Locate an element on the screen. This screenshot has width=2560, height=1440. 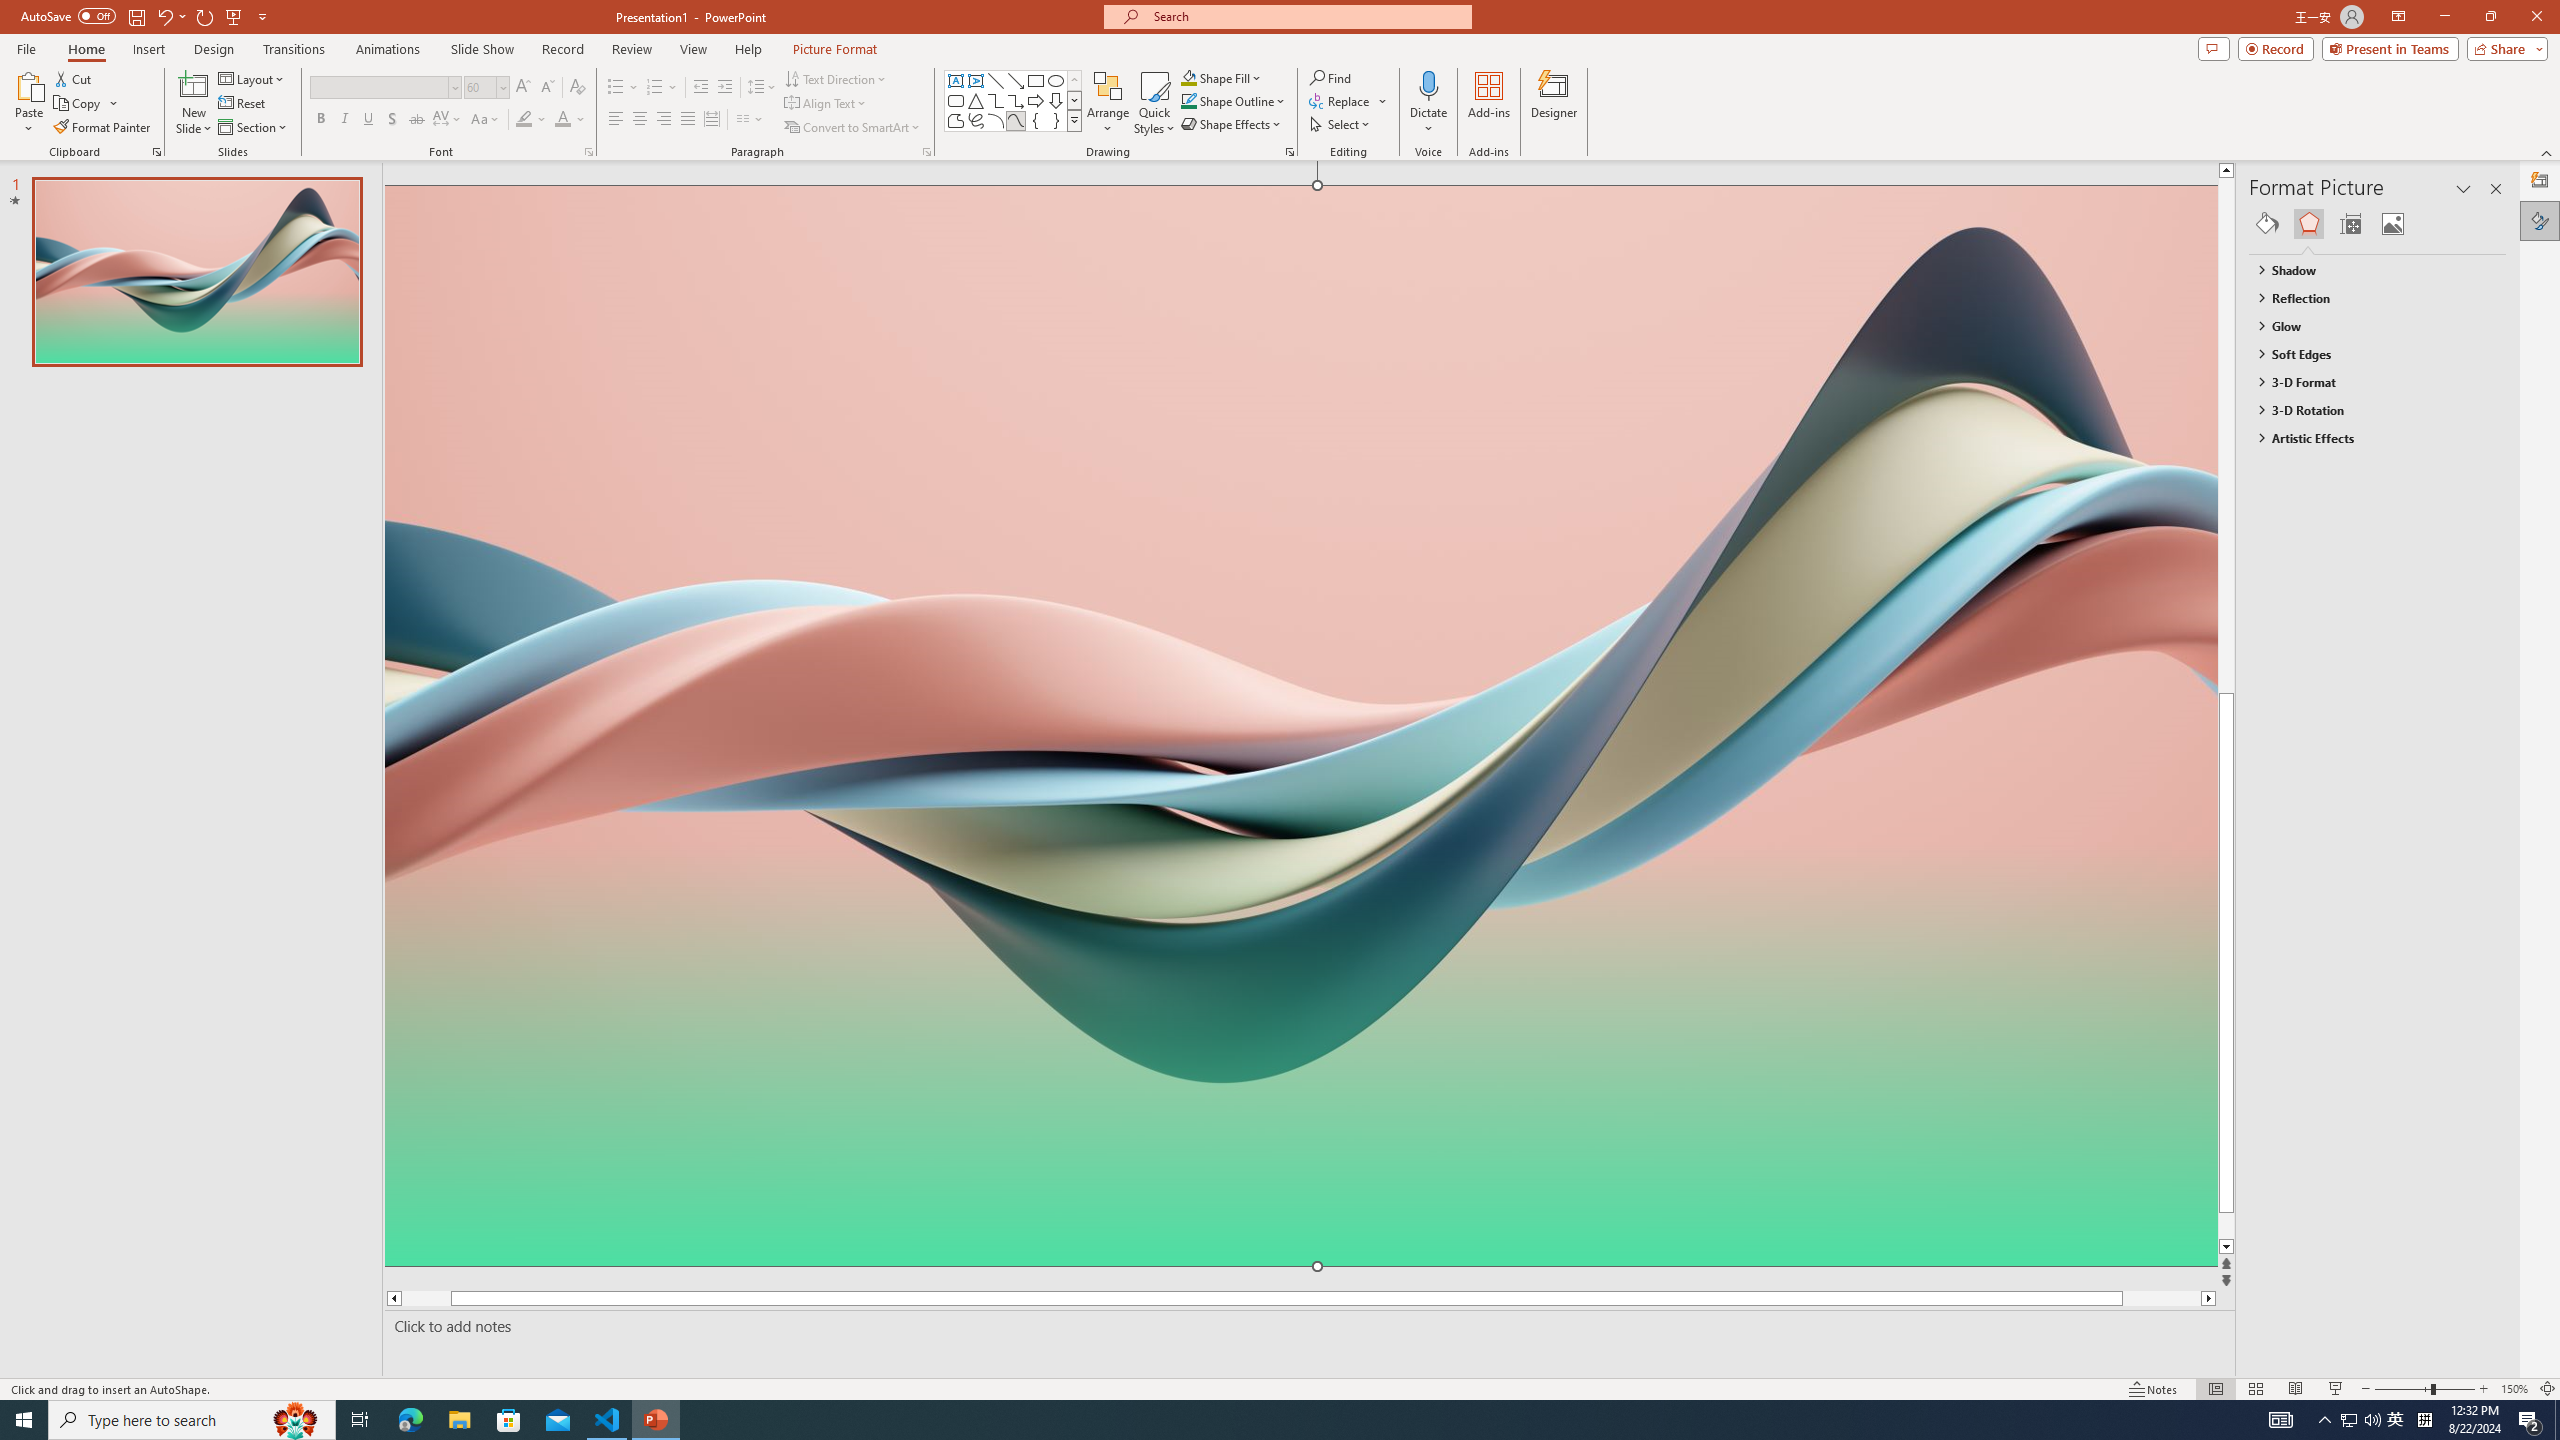
'Size & Properties' is located at coordinates (2351, 222).